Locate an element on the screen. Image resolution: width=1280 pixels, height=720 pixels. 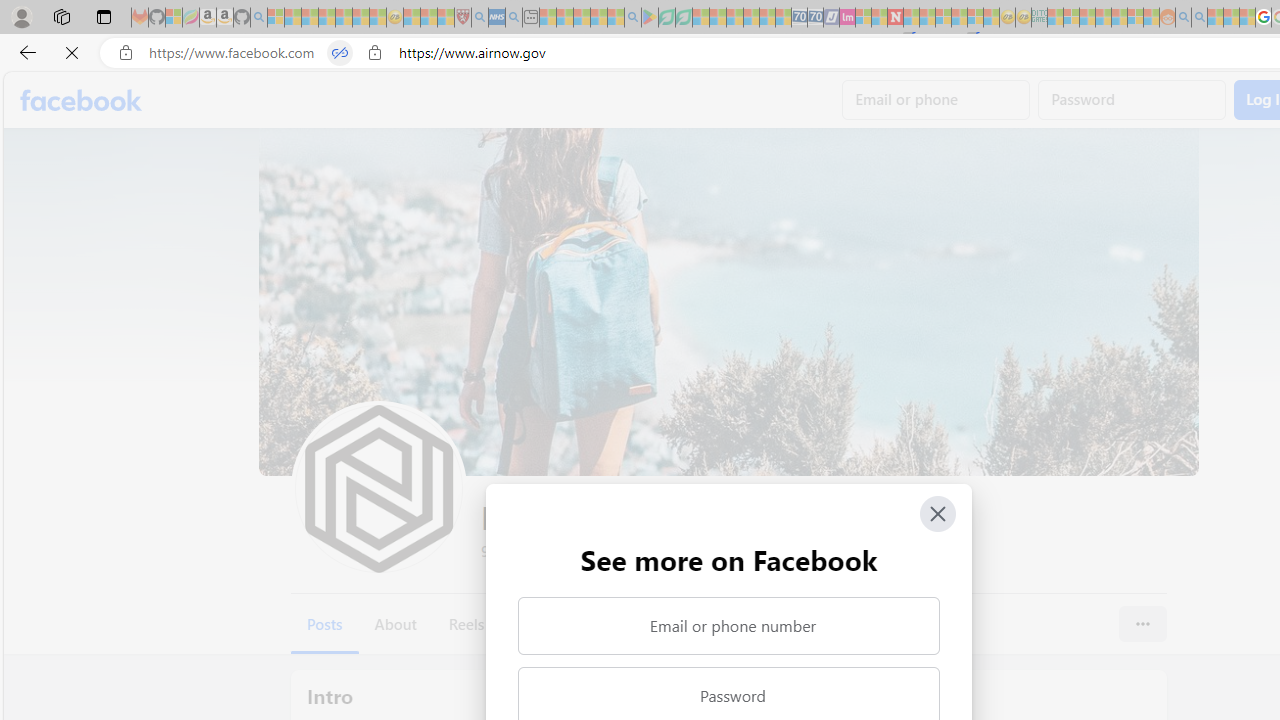
'Terms of Use Agreement - Sleeping' is located at coordinates (666, 17).